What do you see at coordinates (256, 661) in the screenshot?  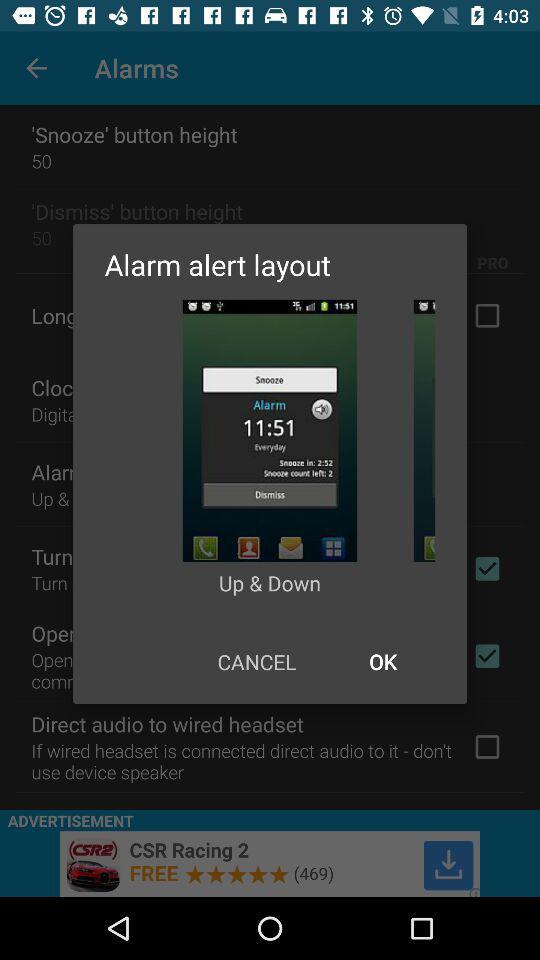 I see `icon next to the ok` at bounding box center [256, 661].